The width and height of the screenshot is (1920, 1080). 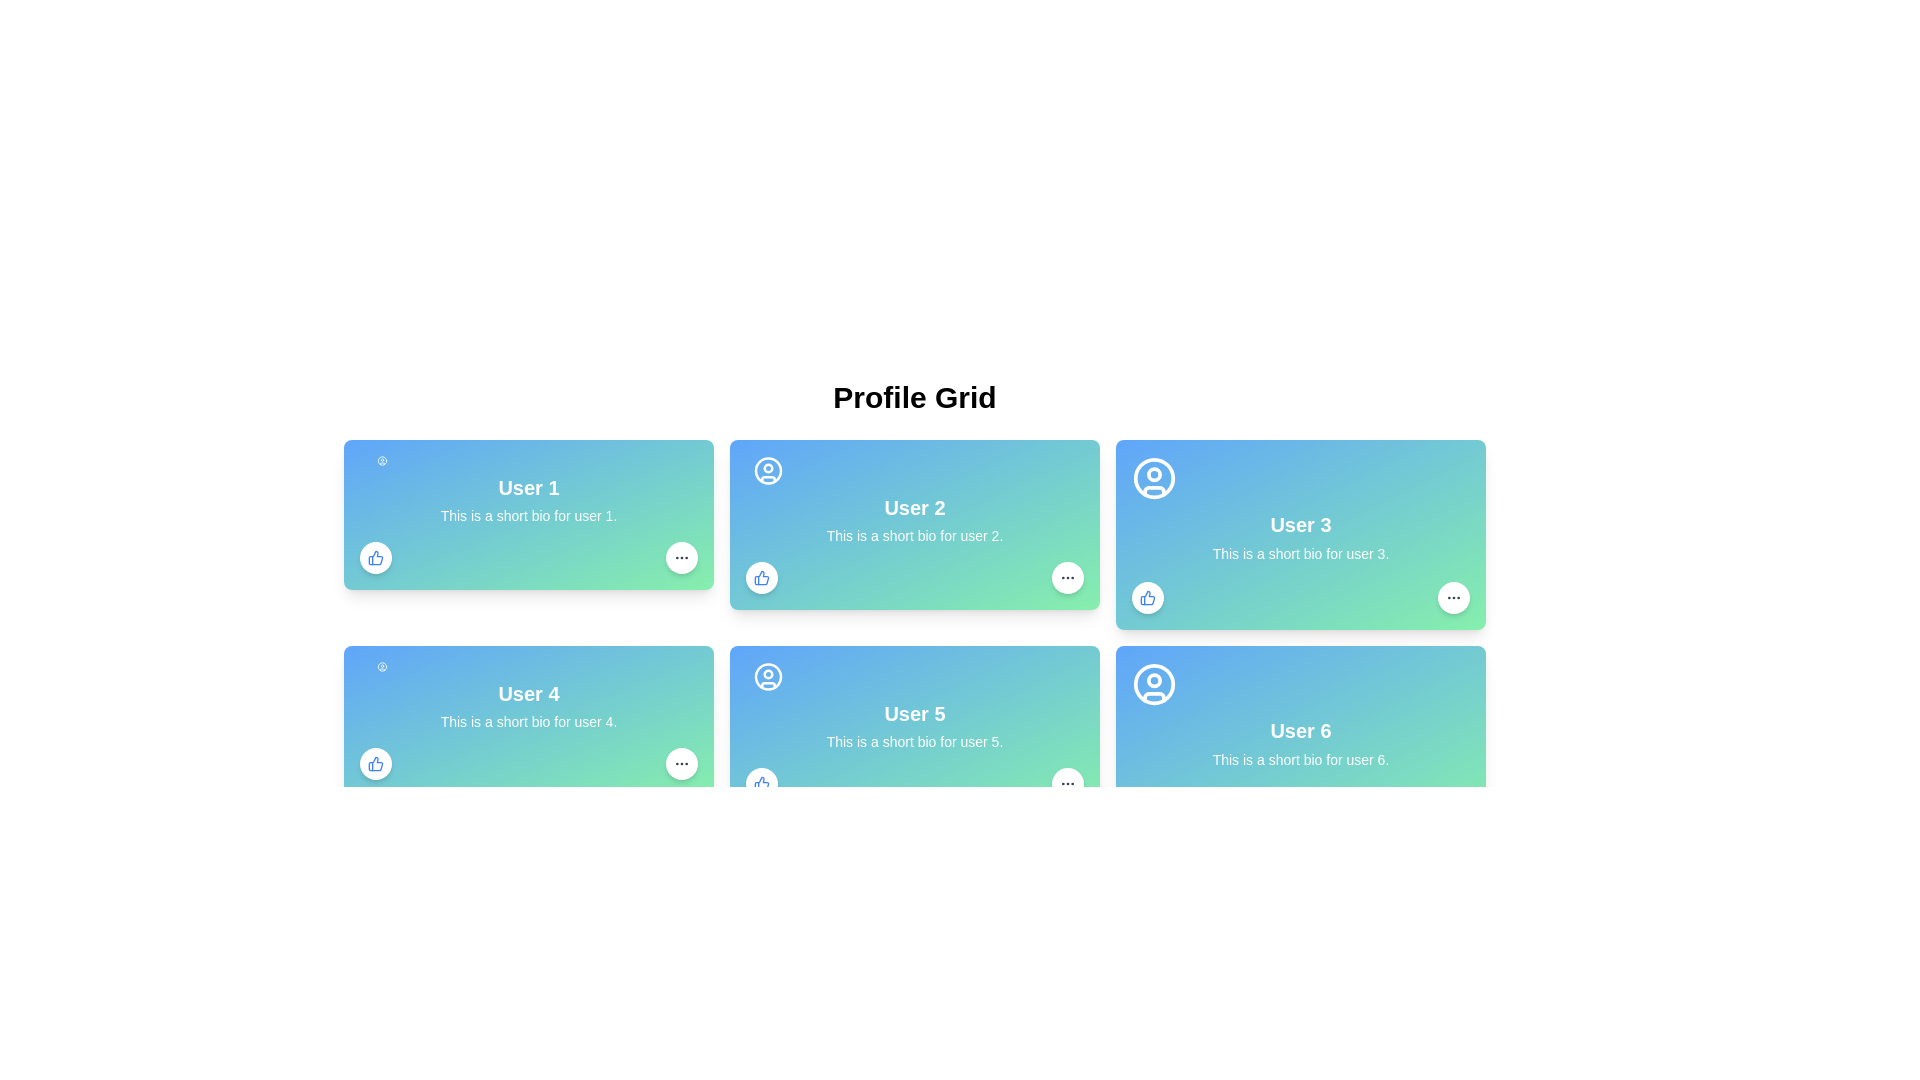 I want to click on the Profile Card, which is the fifth in a grid layout, so click(x=914, y=731).